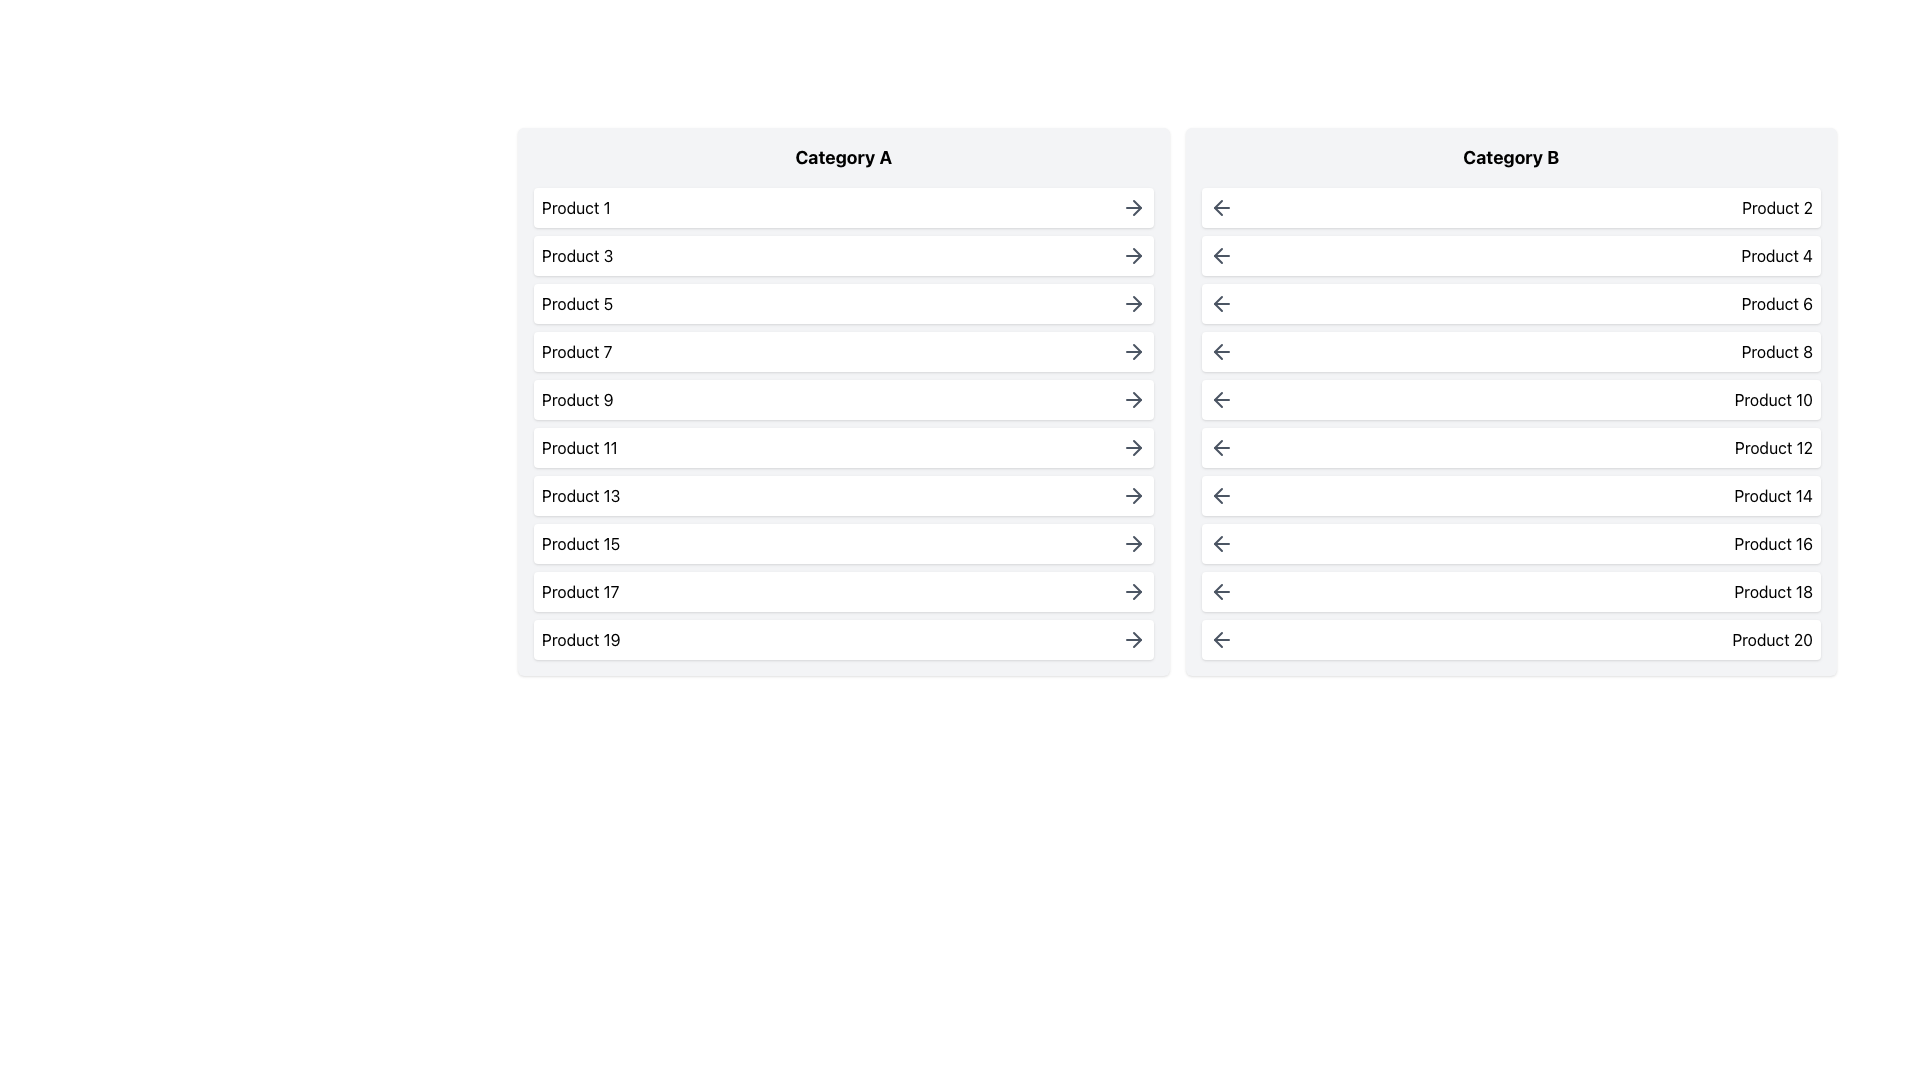 The height and width of the screenshot is (1080, 1920). I want to click on the left-pointing arrow icon within the 'Product 16' row under 'Category B', so click(1220, 543).